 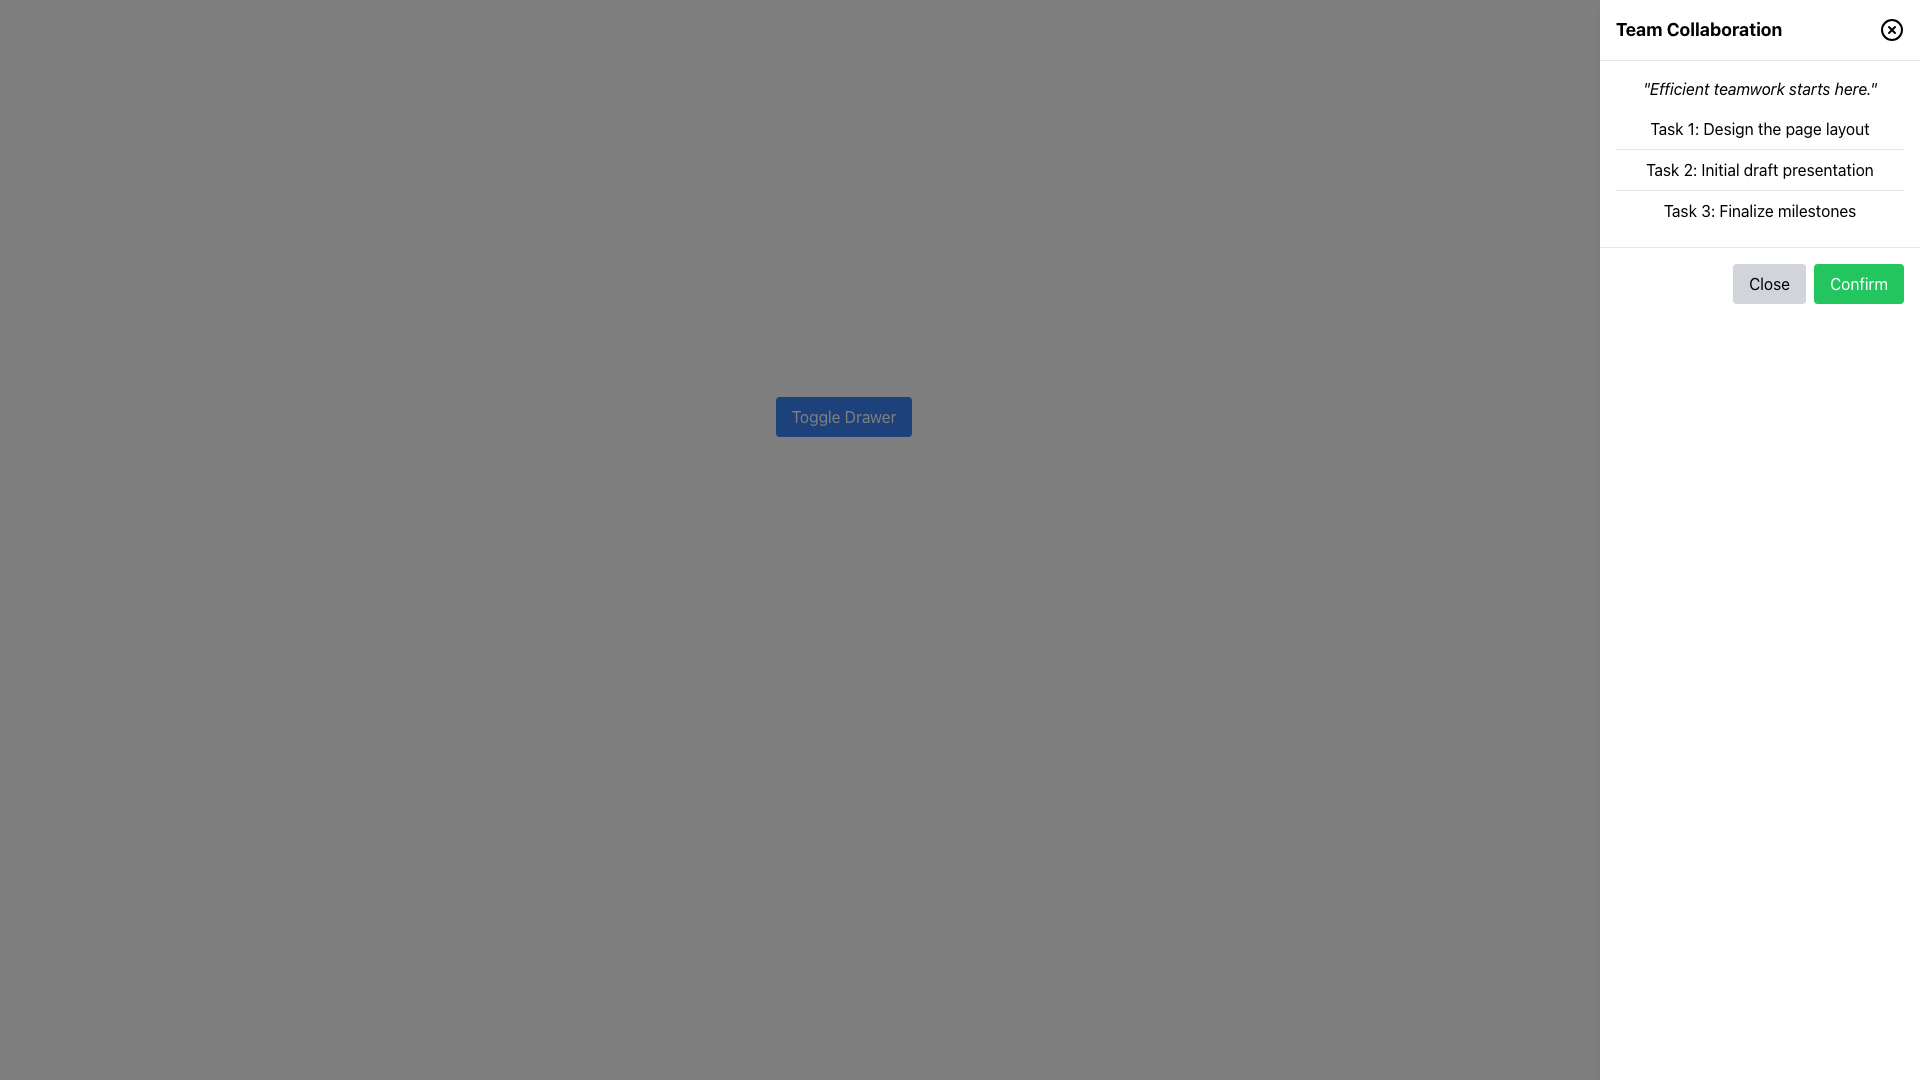 I want to click on the 'Toggle Drawer' button, which is a rectangular button with white text on a solid blue background, so click(x=844, y=415).